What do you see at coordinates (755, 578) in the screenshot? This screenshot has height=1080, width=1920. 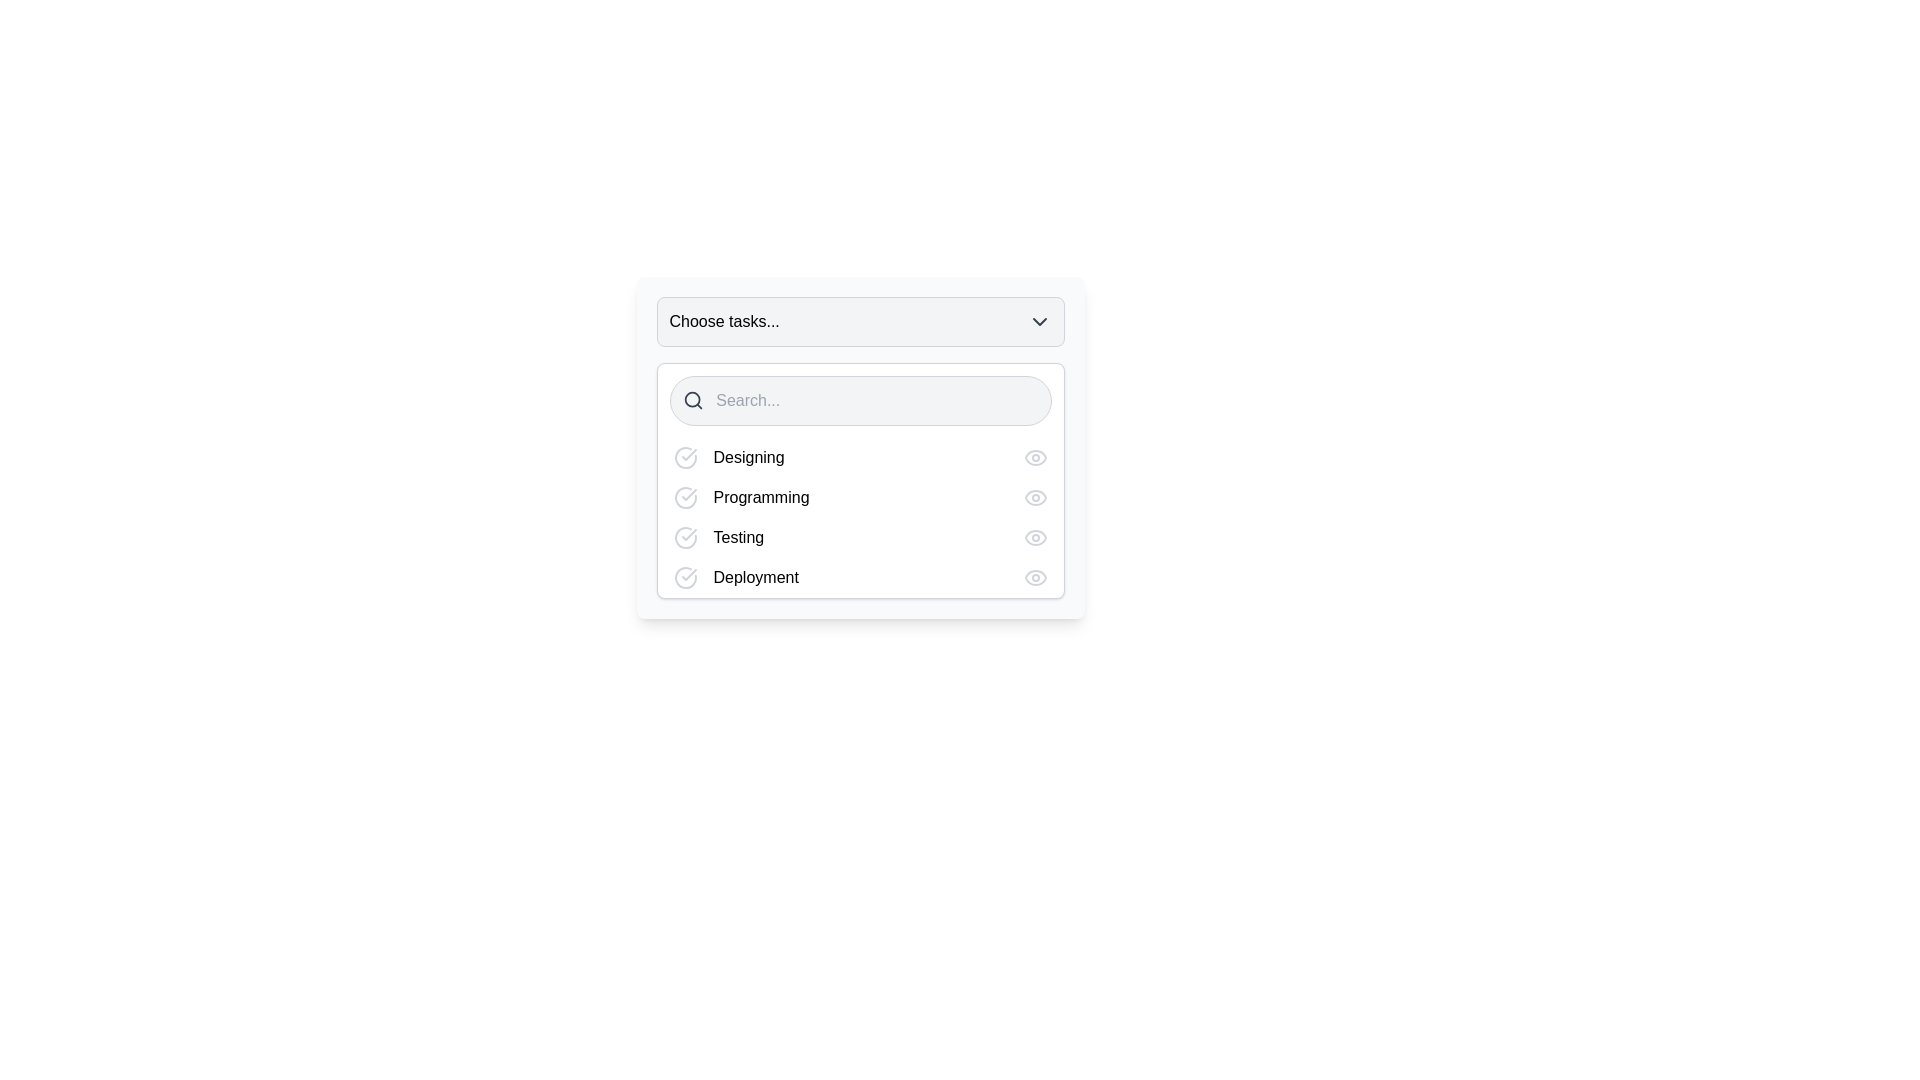 I see `text of the task name label located in the fourth row of the task list, positioned to the right of a circular checkmark icon and to the left of a visibility icon` at bounding box center [755, 578].